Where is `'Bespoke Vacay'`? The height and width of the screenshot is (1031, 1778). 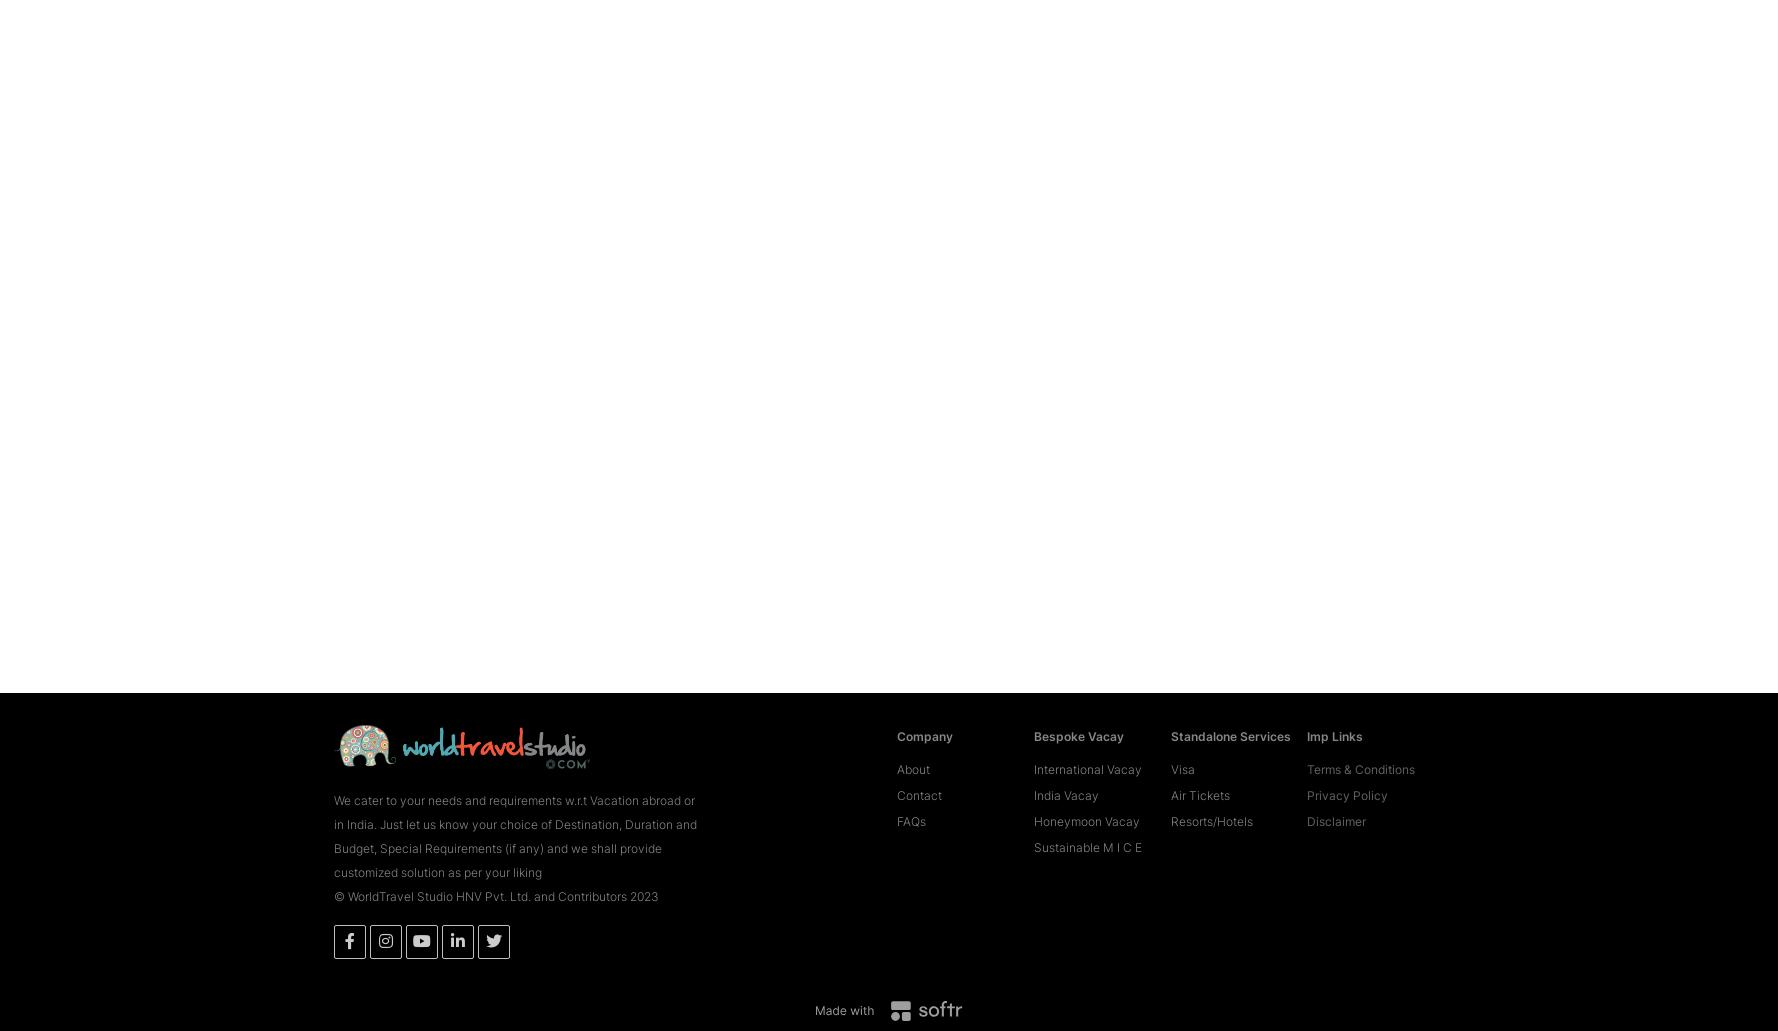 'Bespoke Vacay' is located at coordinates (1078, 706).